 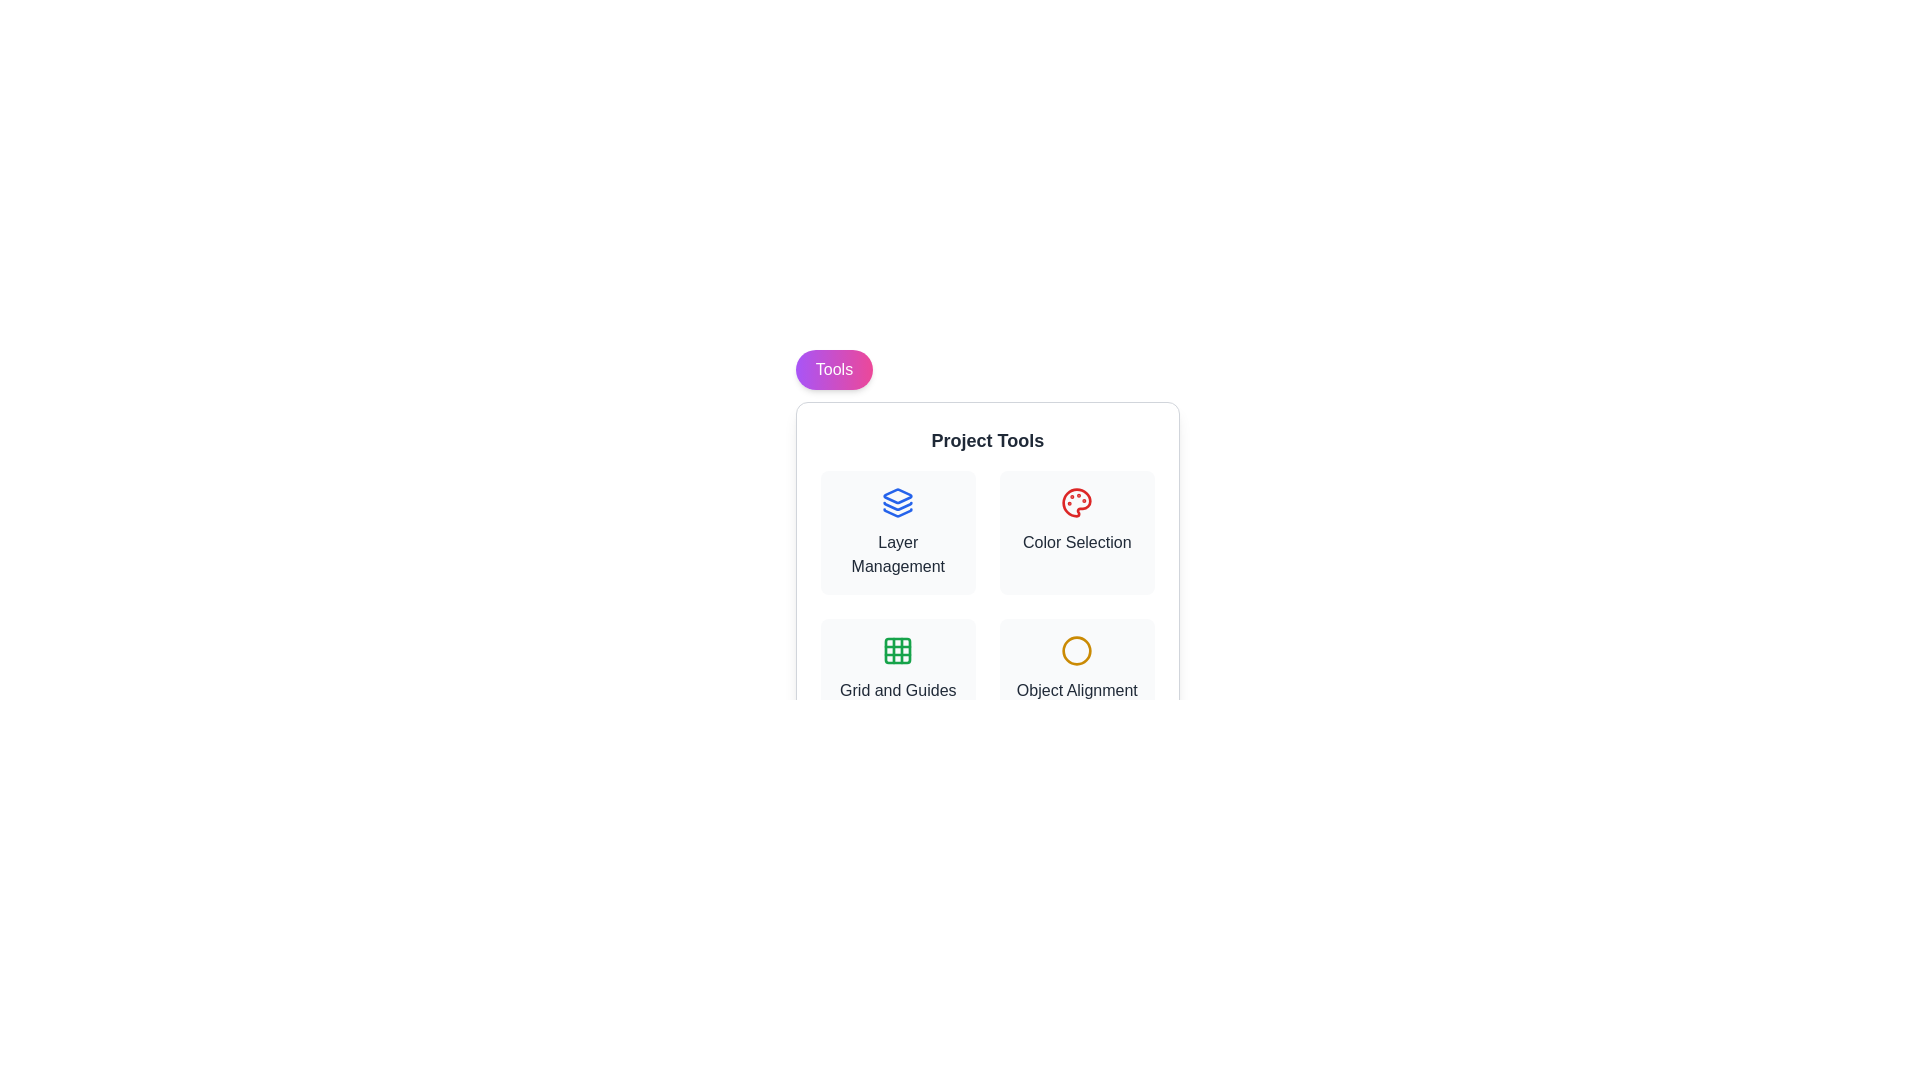 I want to click on the yellow circular outline of the SVG Circle in the 'Object Alignment' section located at the bottom-right corner of the 'Project Tools' area, so click(x=1076, y=651).